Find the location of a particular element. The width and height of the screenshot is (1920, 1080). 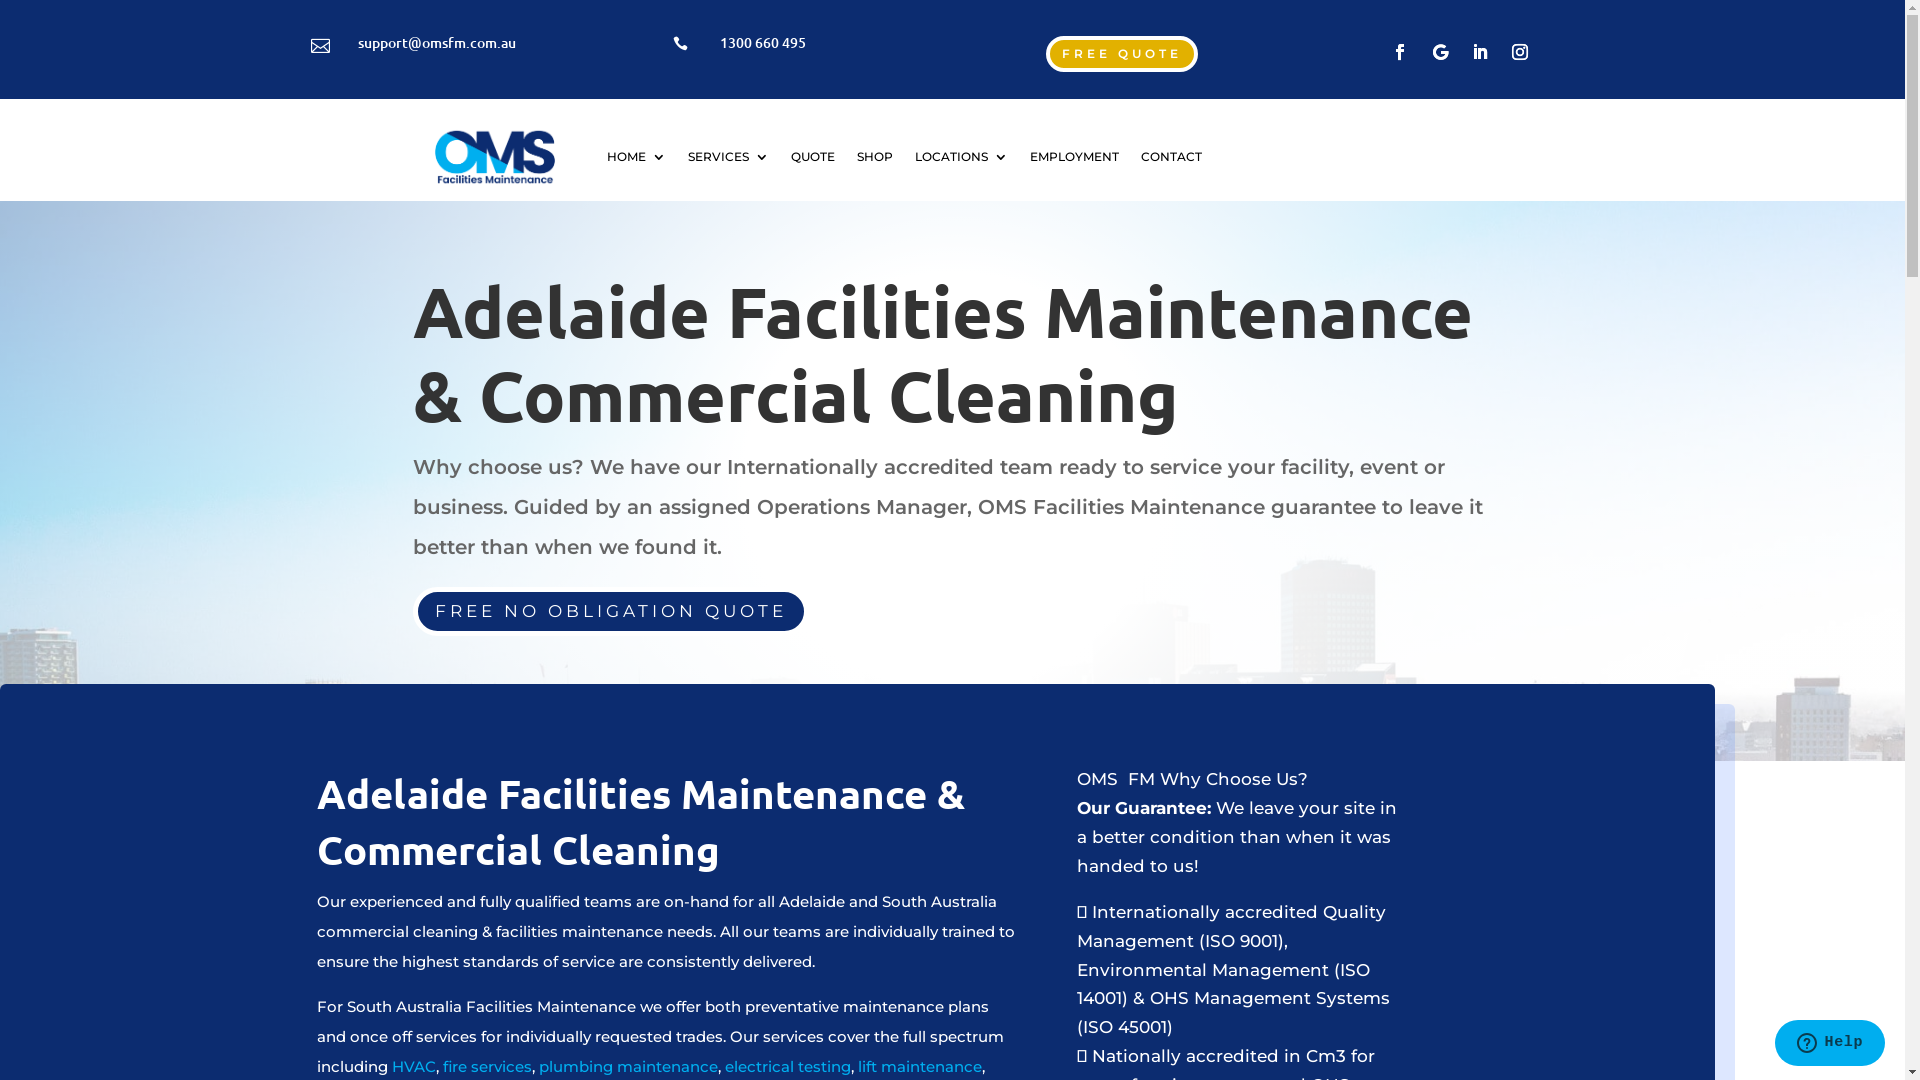

'EMPLOYMENT' is located at coordinates (1073, 156).